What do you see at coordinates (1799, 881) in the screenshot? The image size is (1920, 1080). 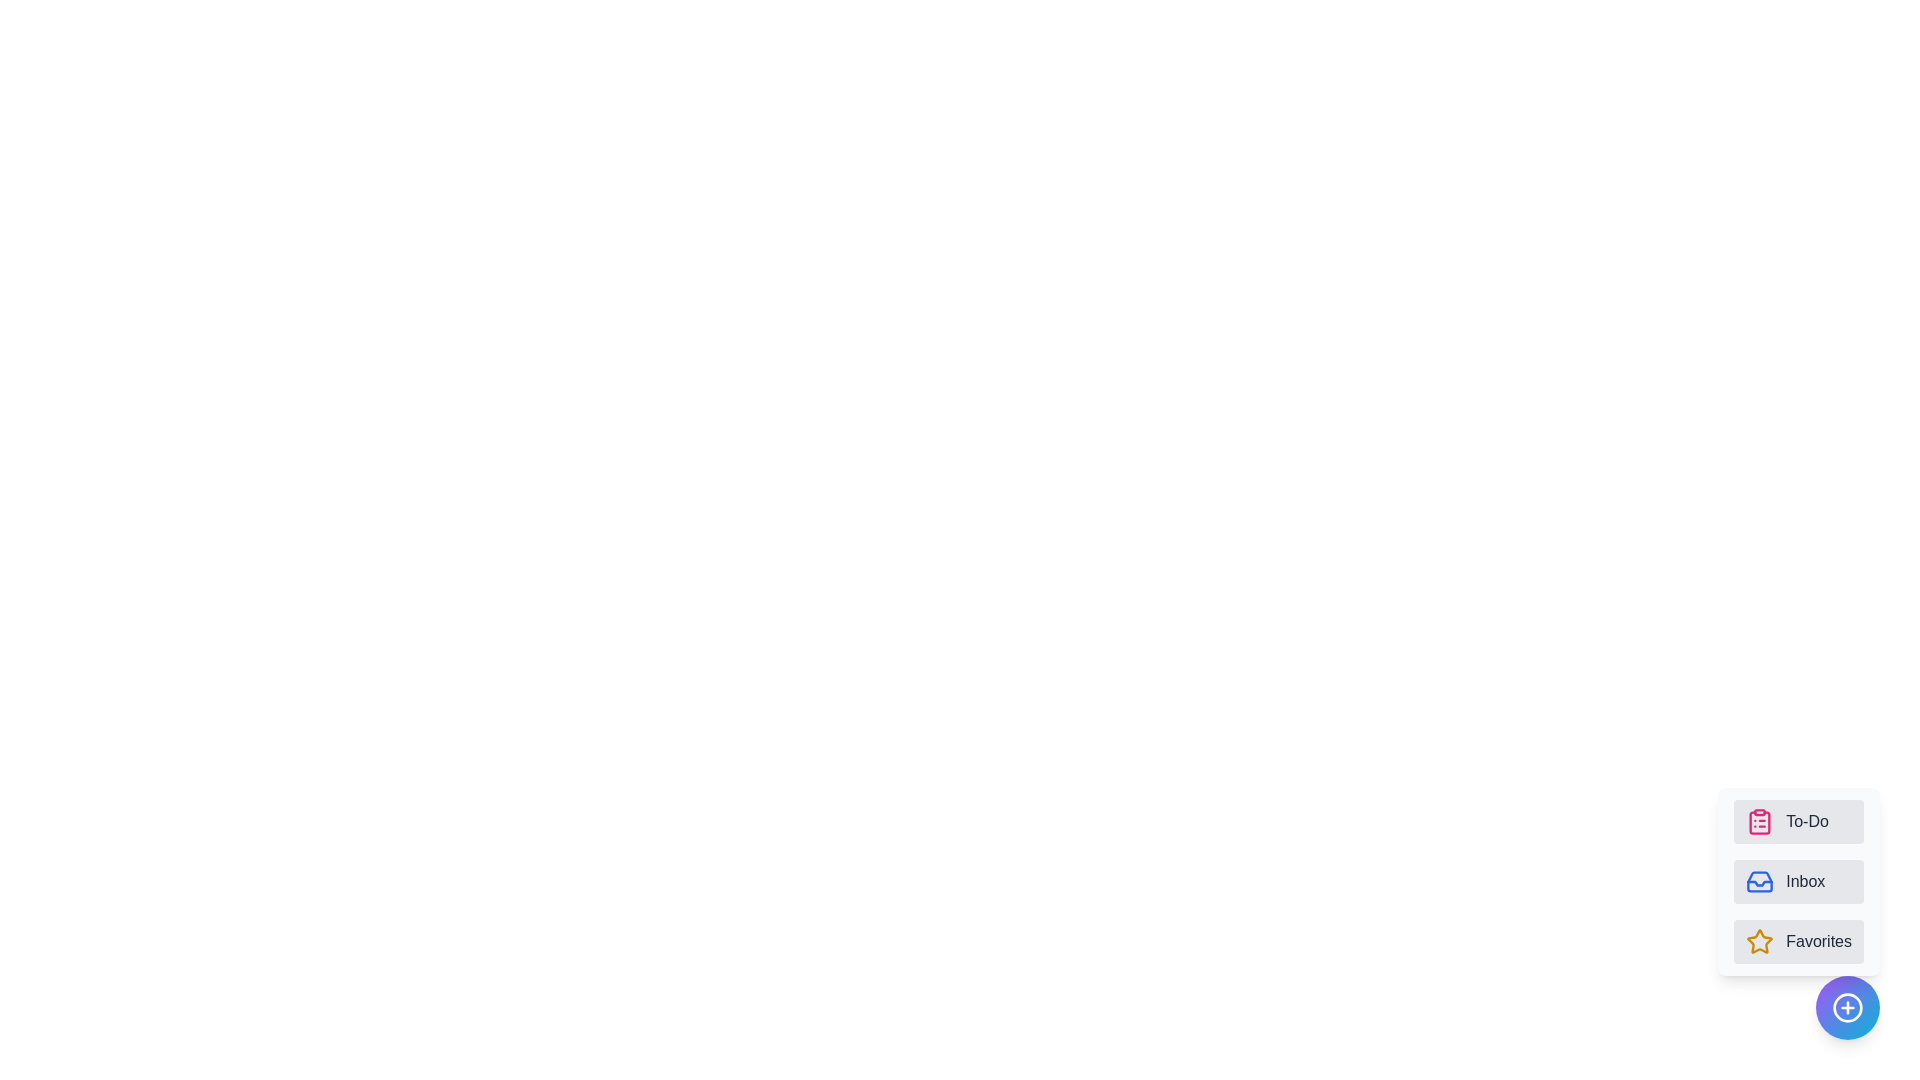 I see `the 'Inbox' button to select the 'Inbox' category` at bounding box center [1799, 881].